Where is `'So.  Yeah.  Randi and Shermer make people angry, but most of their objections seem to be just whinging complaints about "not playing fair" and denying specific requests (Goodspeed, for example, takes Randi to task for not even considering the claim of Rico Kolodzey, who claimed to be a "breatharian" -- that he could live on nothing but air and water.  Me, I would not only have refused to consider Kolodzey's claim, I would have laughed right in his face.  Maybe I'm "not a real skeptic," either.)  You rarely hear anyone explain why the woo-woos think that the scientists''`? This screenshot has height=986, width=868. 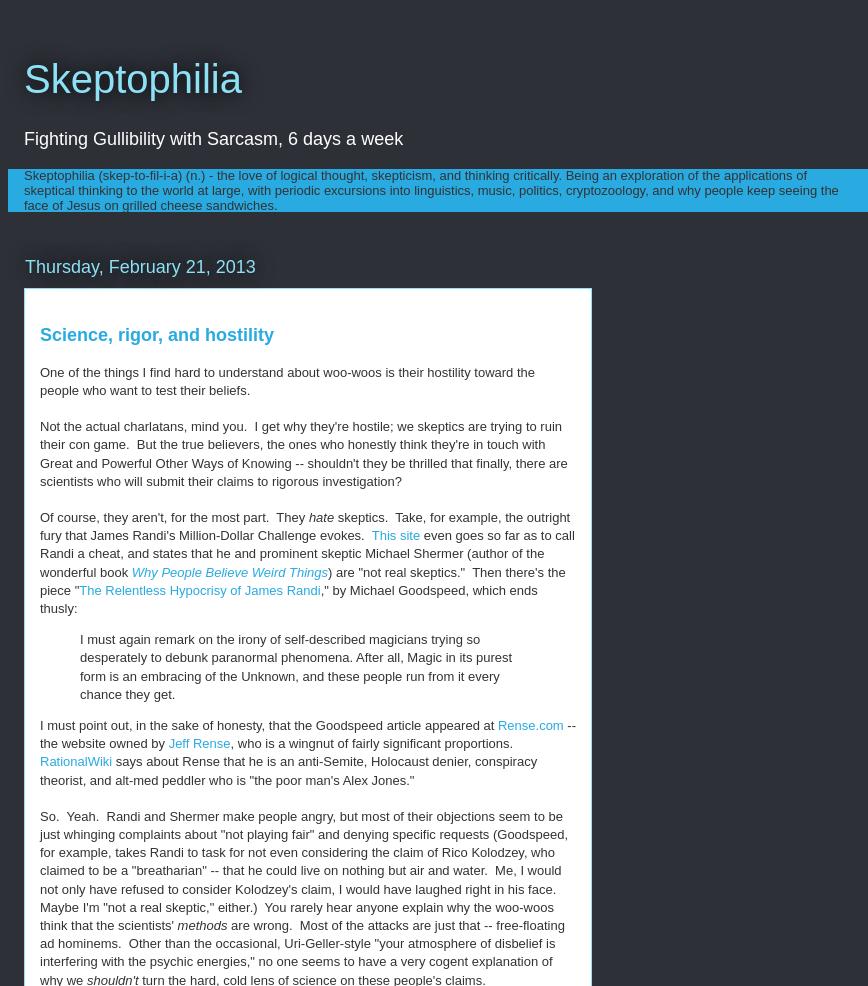 'So.  Yeah.  Randi and Shermer make people angry, but most of their objections seem to be just whinging complaints about "not playing fair" and denying specific requests (Goodspeed, for example, takes Randi to task for not even considering the claim of Rico Kolodzey, who claimed to be a "breatharian" -- that he could live on nothing but air and water.  Me, I would not only have refused to consider Kolodzey's claim, I would have laughed right in his face.  Maybe I'm "not a real skeptic," either.)  You rarely hear anyone explain why the woo-woos think that the scientists'' is located at coordinates (303, 869).